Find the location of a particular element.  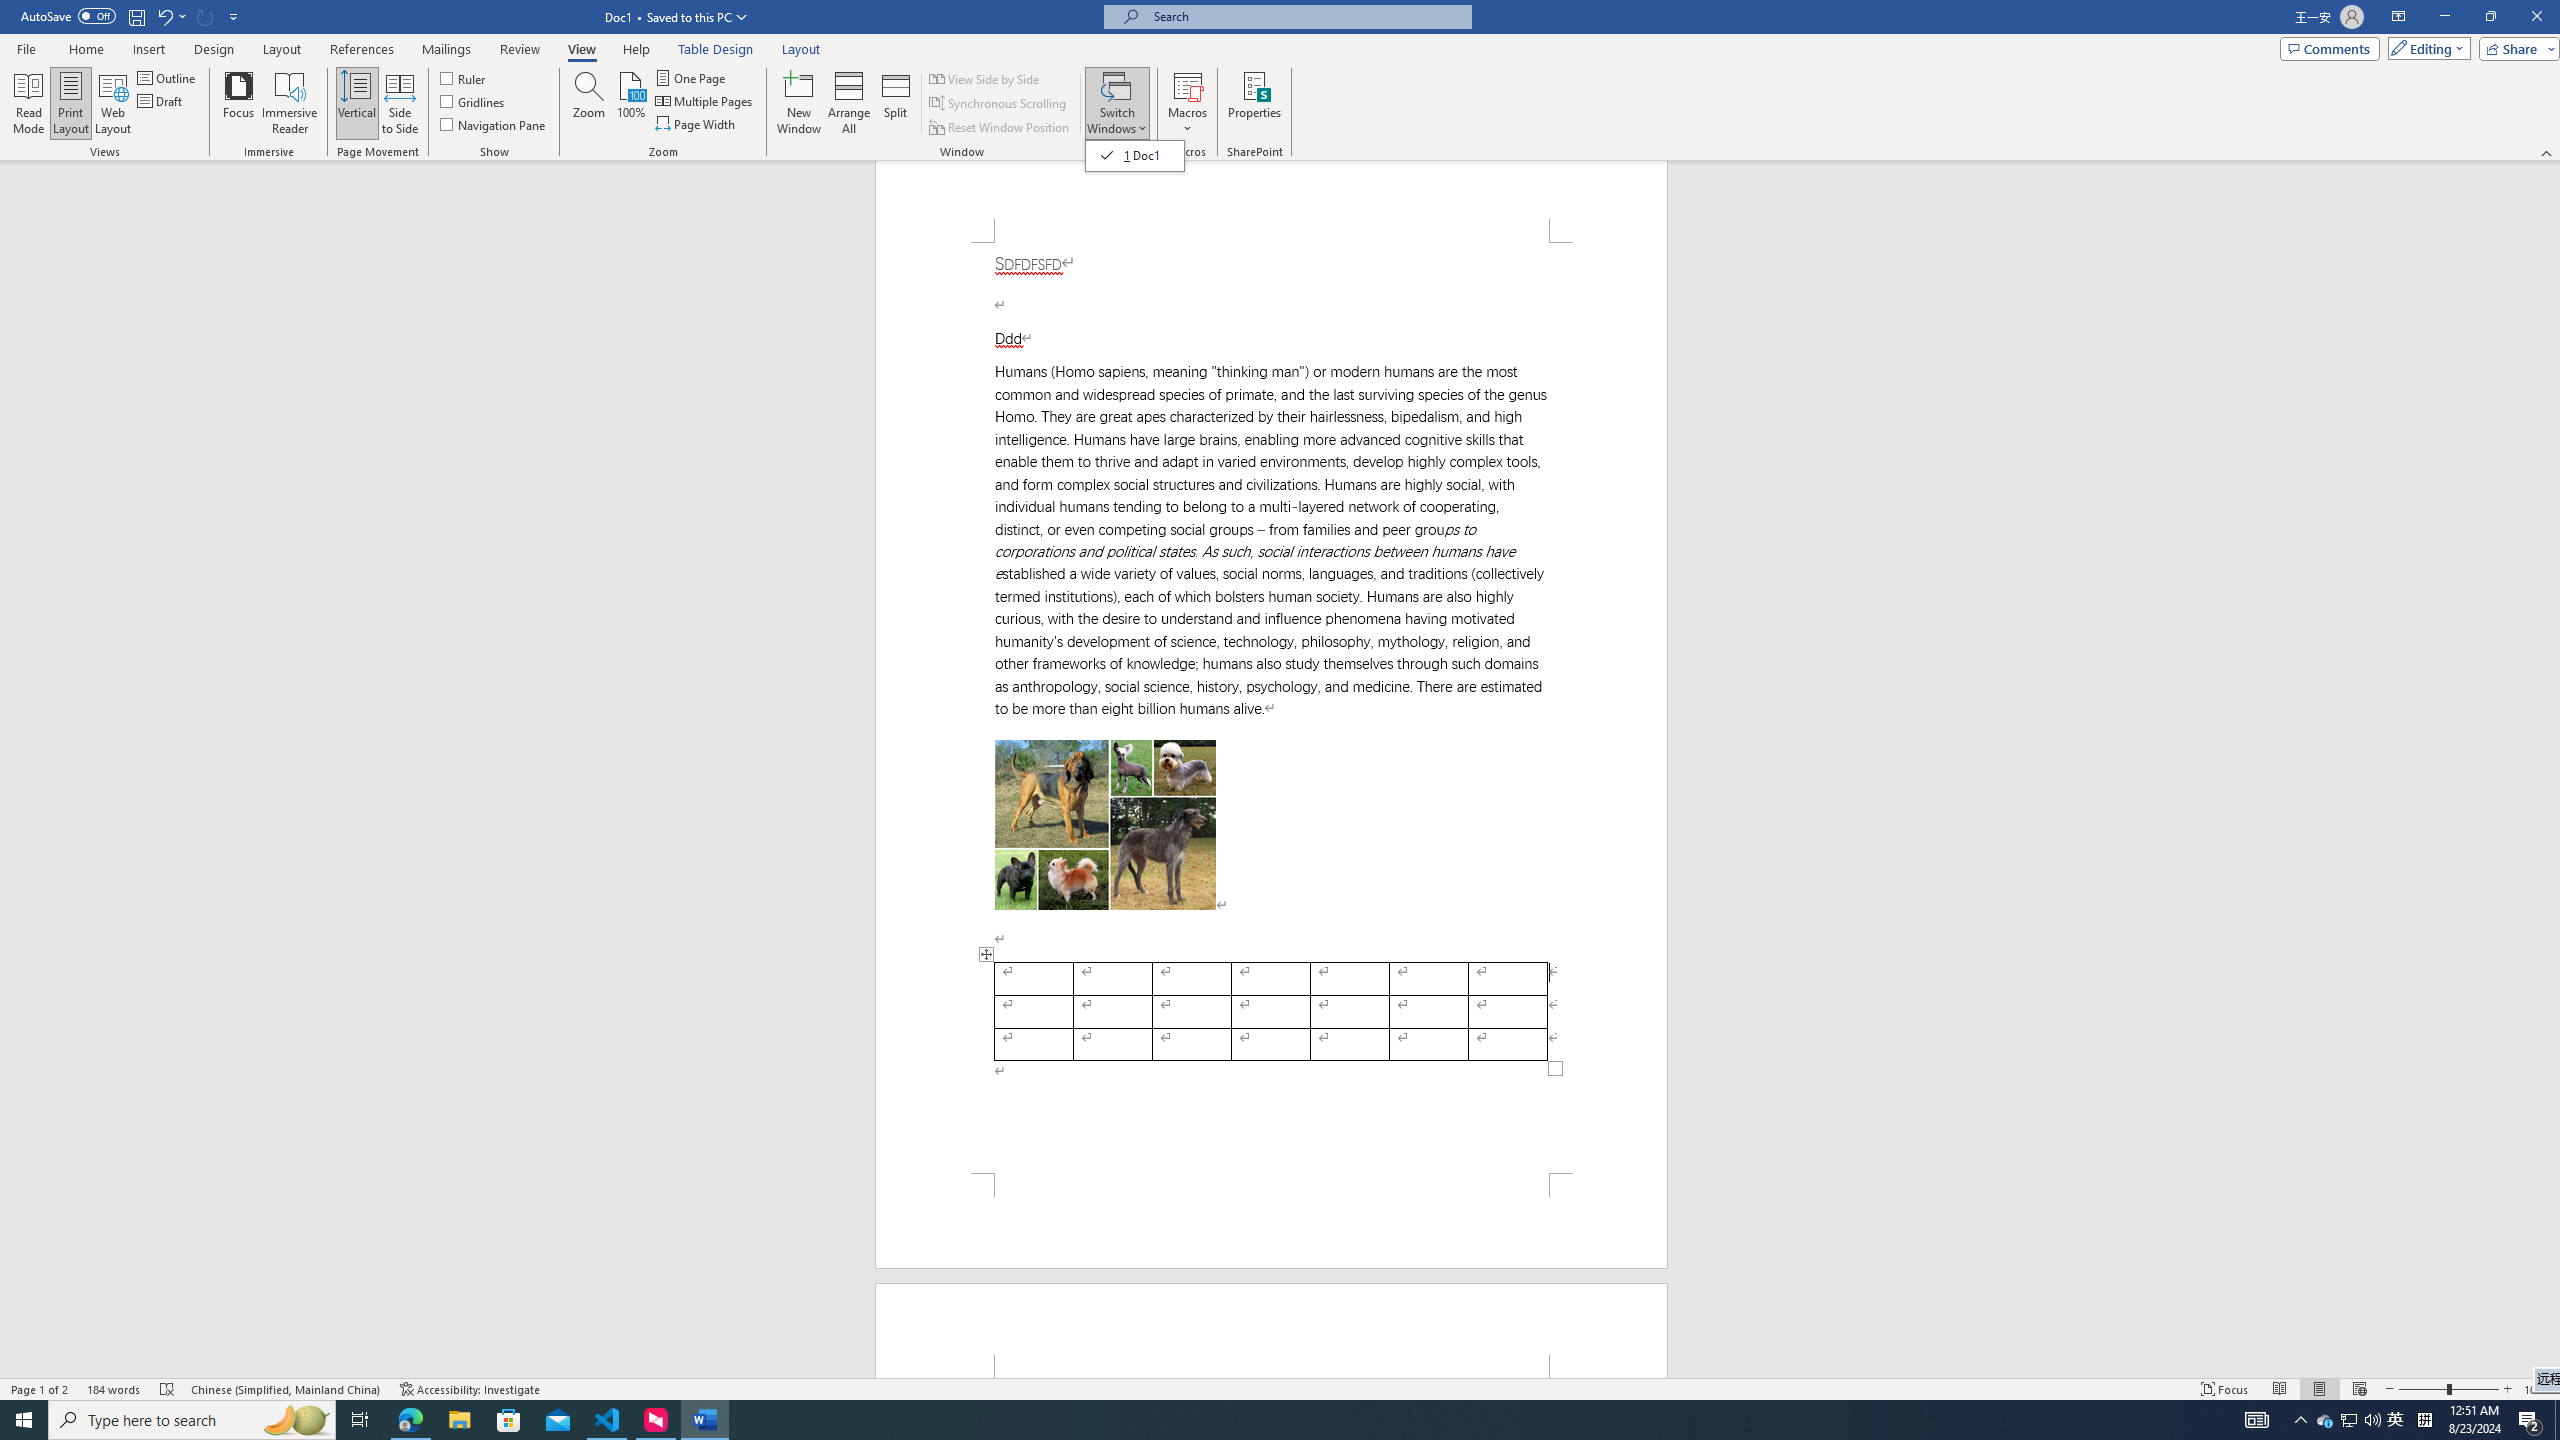

'Ruler' is located at coordinates (464, 77).